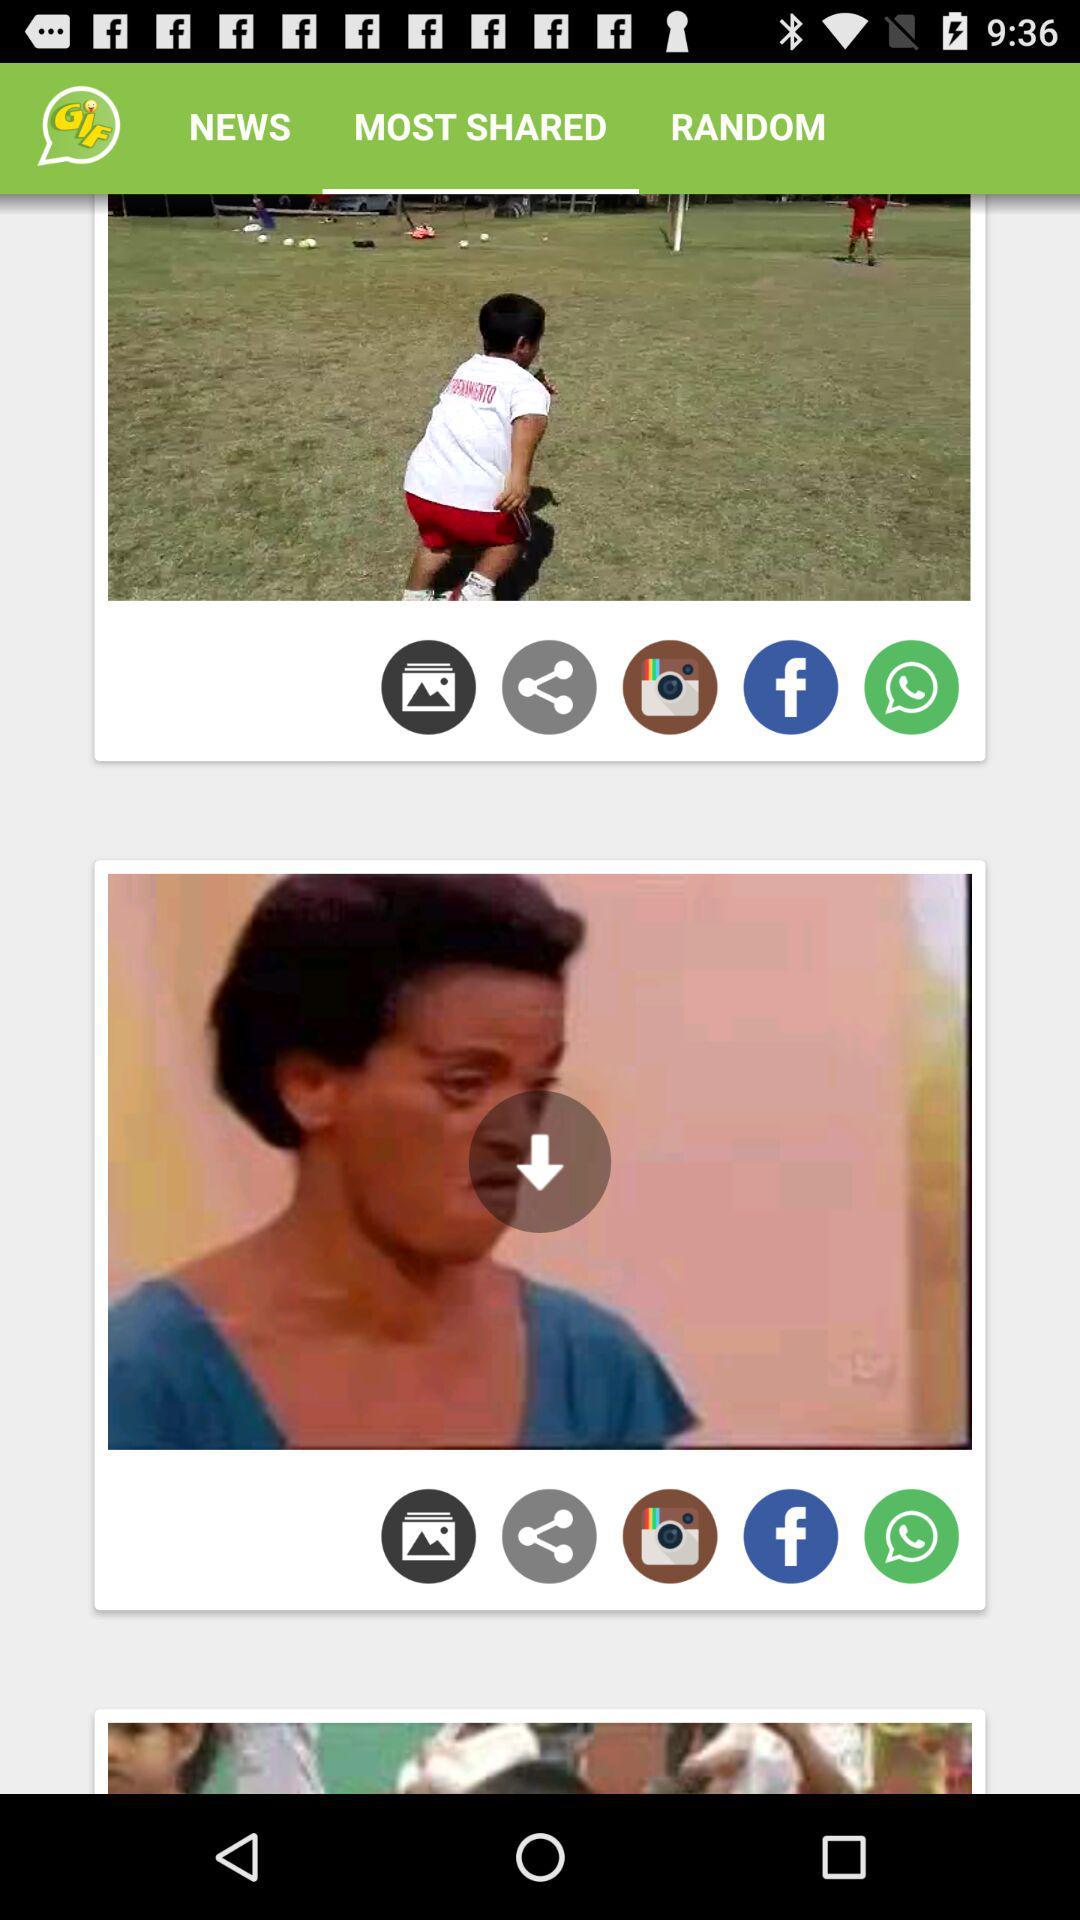  Describe the element at coordinates (427, 1535) in the screenshot. I see `first icon in second image` at that location.